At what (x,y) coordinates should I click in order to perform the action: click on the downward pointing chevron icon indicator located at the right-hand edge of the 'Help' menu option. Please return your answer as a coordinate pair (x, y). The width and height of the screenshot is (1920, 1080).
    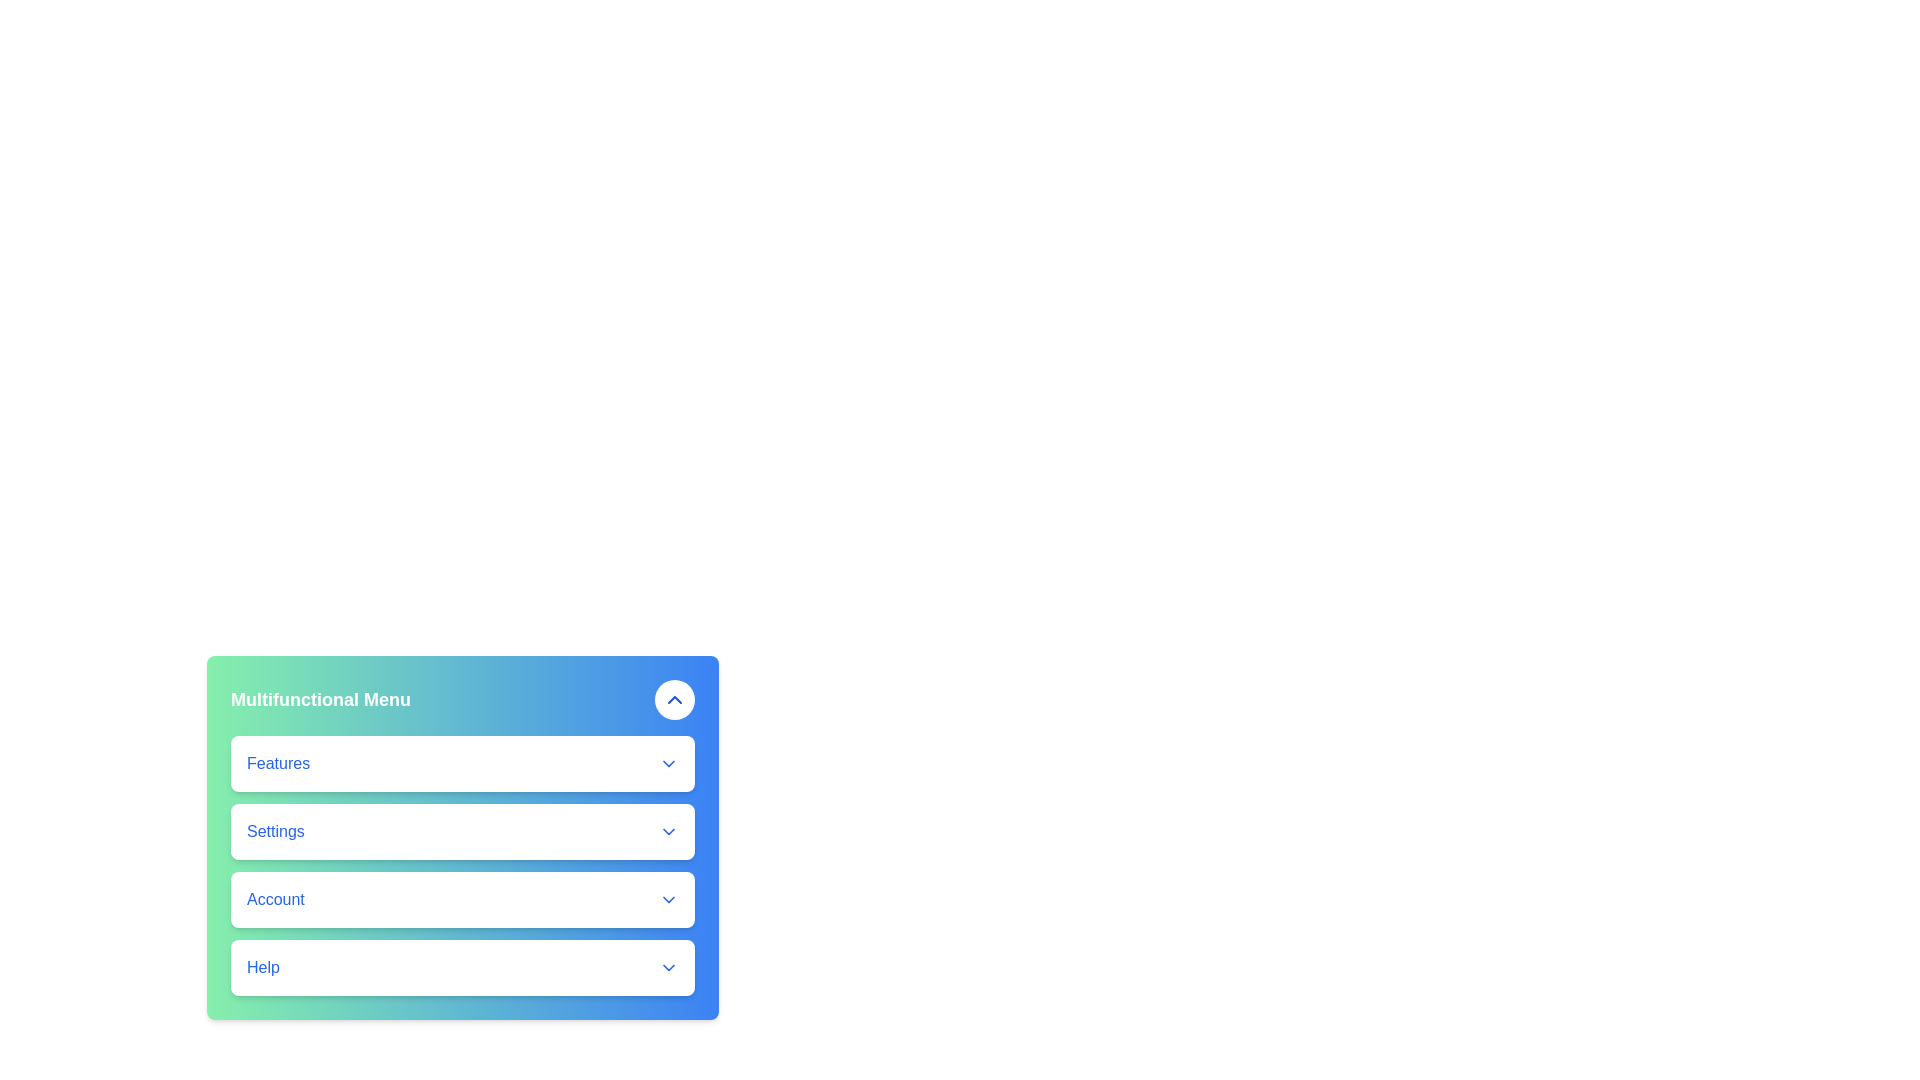
    Looking at the image, I should click on (668, 967).